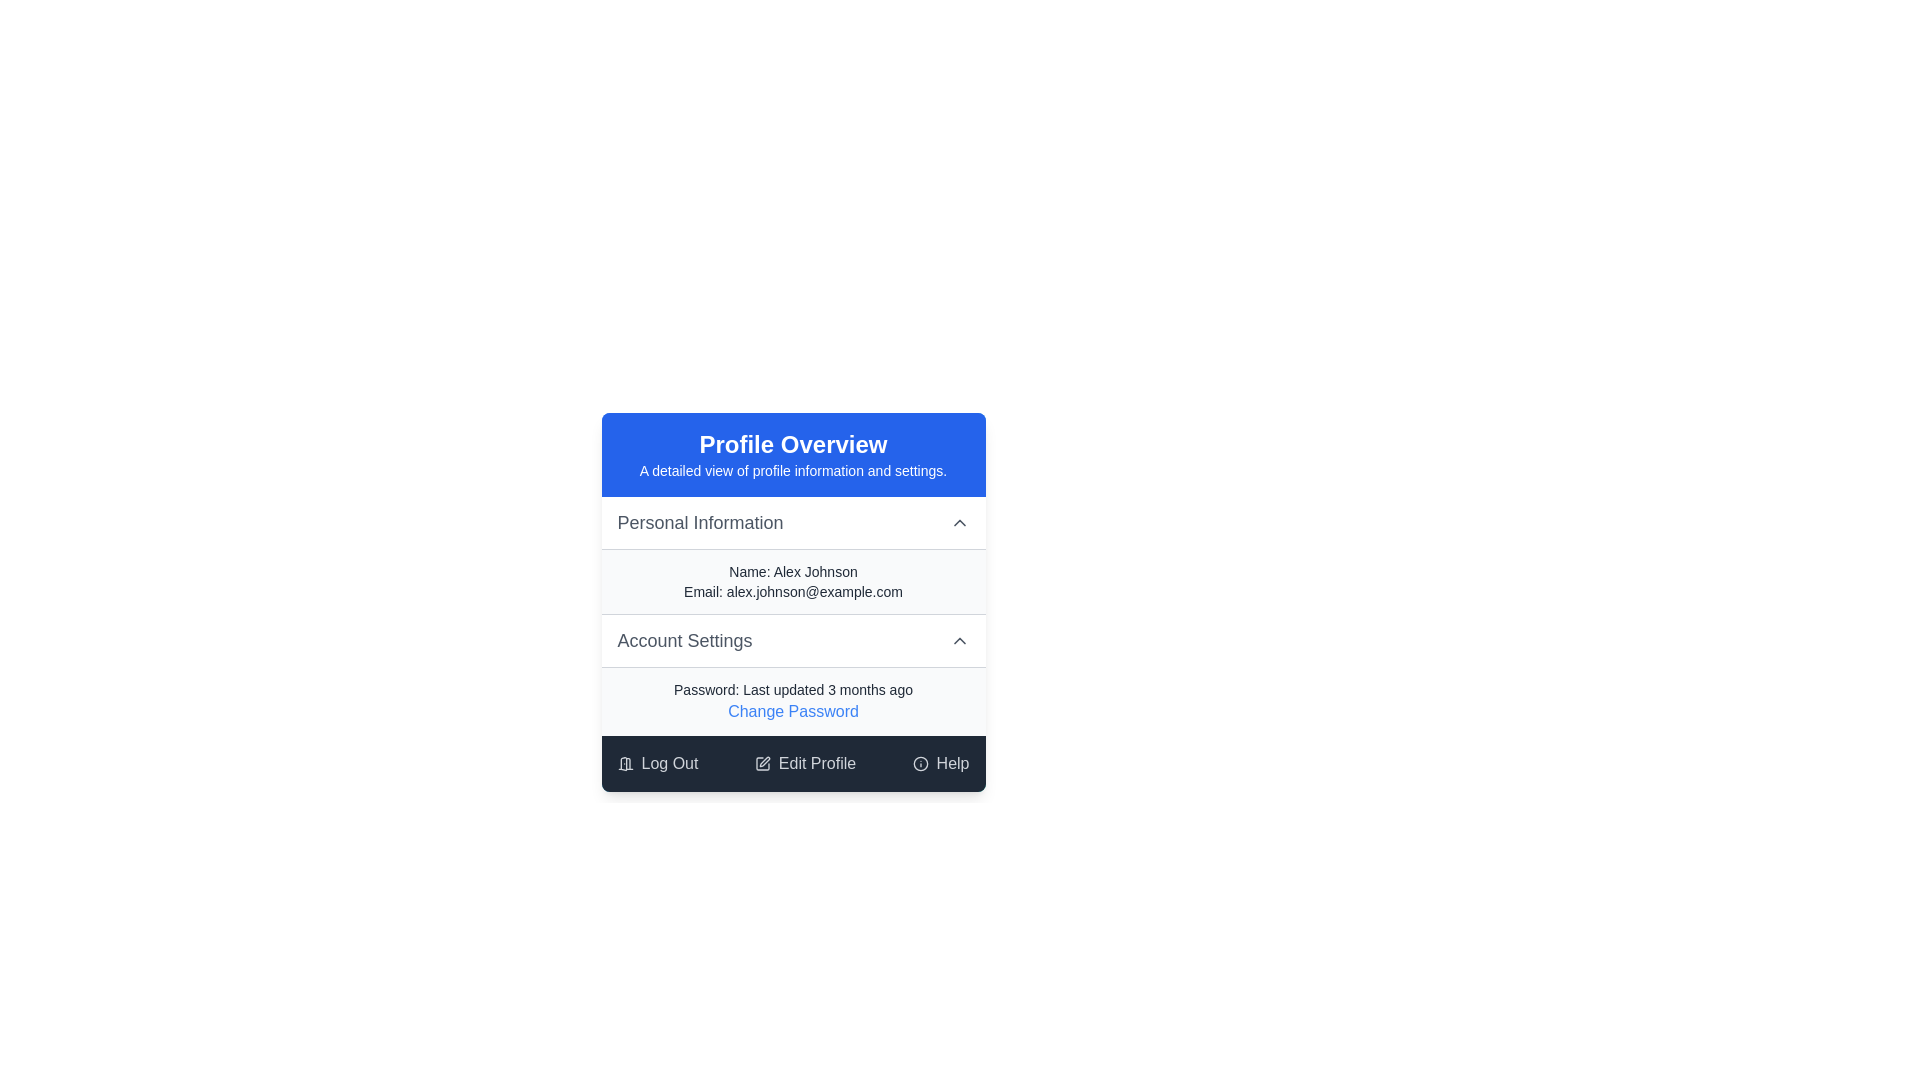 This screenshot has width=1920, height=1080. What do you see at coordinates (792, 700) in the screenshot?
I see `the 'Change Password' hyperlink located in the 'Account Settings' section of the profile overview card` at bounding box center [792, 700].